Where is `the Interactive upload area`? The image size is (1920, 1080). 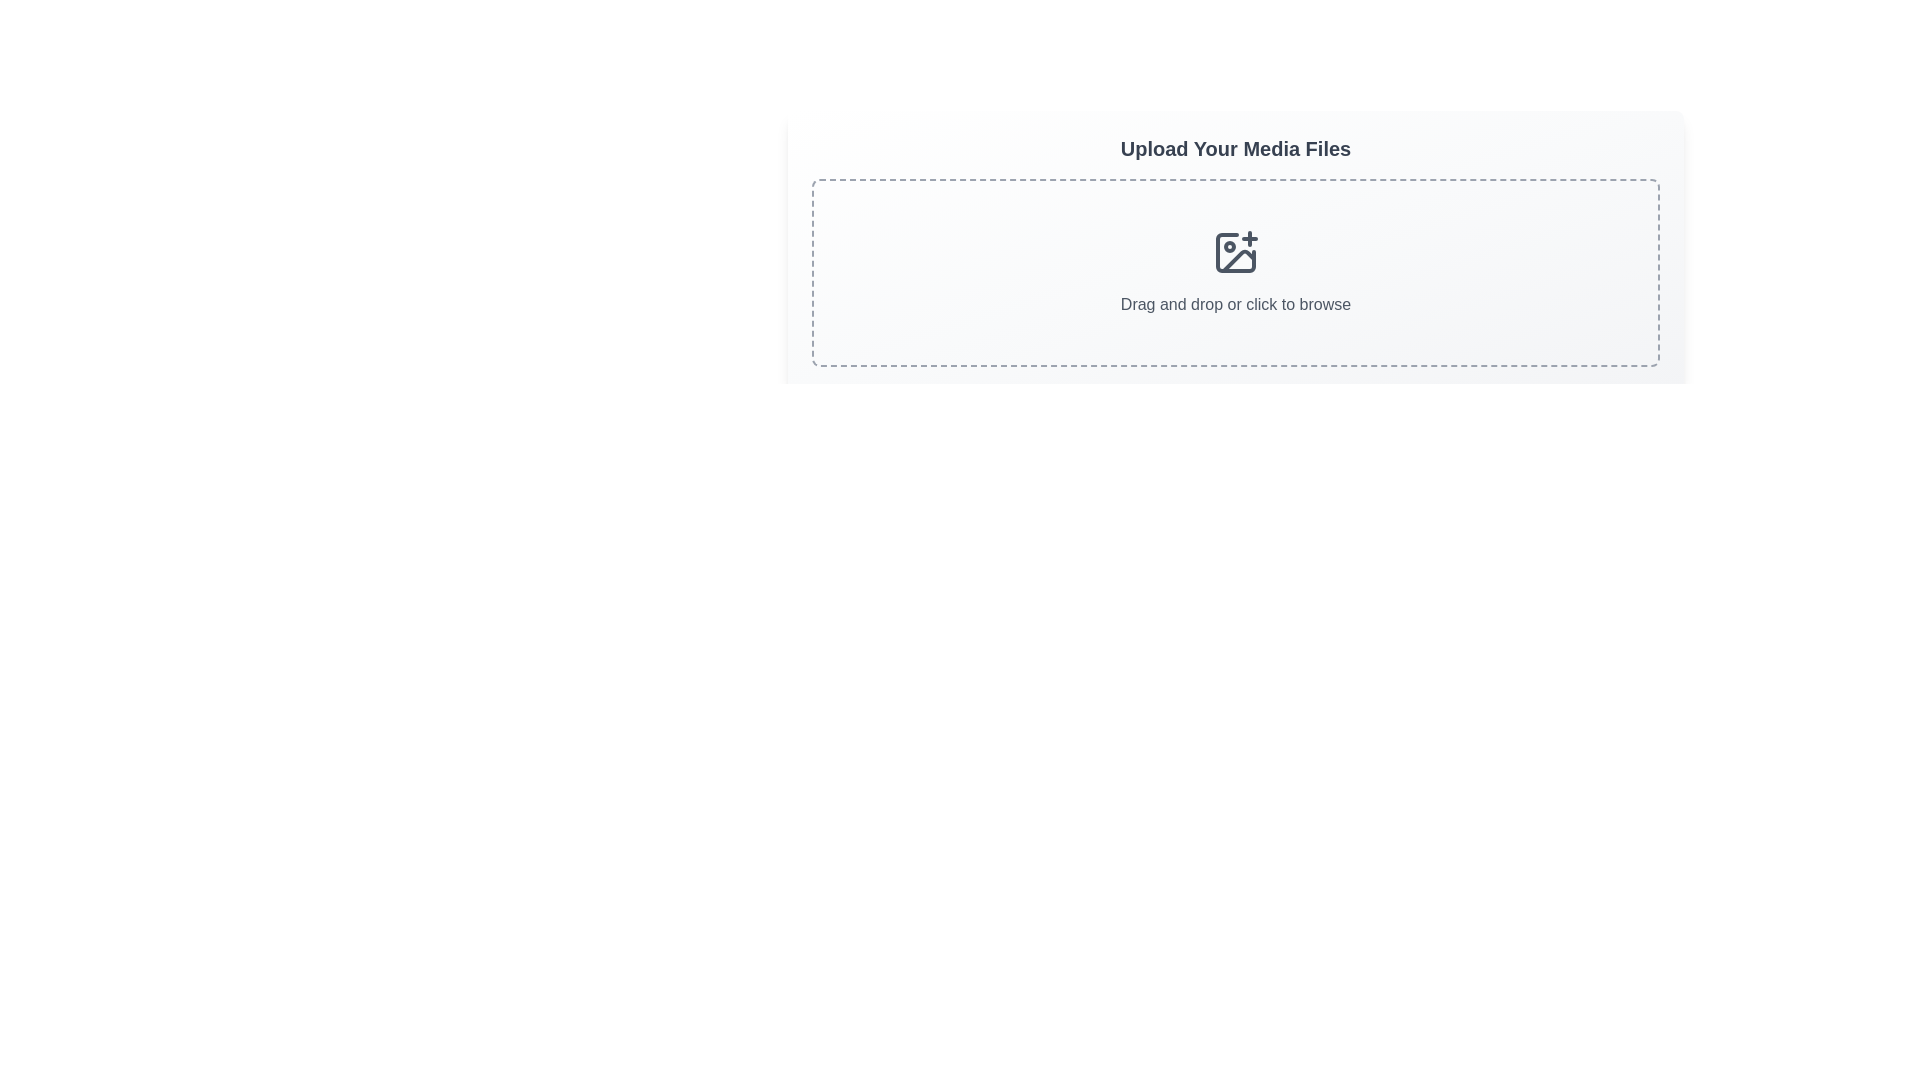 the Interactive upload area is located at coordinates (1235, 249).